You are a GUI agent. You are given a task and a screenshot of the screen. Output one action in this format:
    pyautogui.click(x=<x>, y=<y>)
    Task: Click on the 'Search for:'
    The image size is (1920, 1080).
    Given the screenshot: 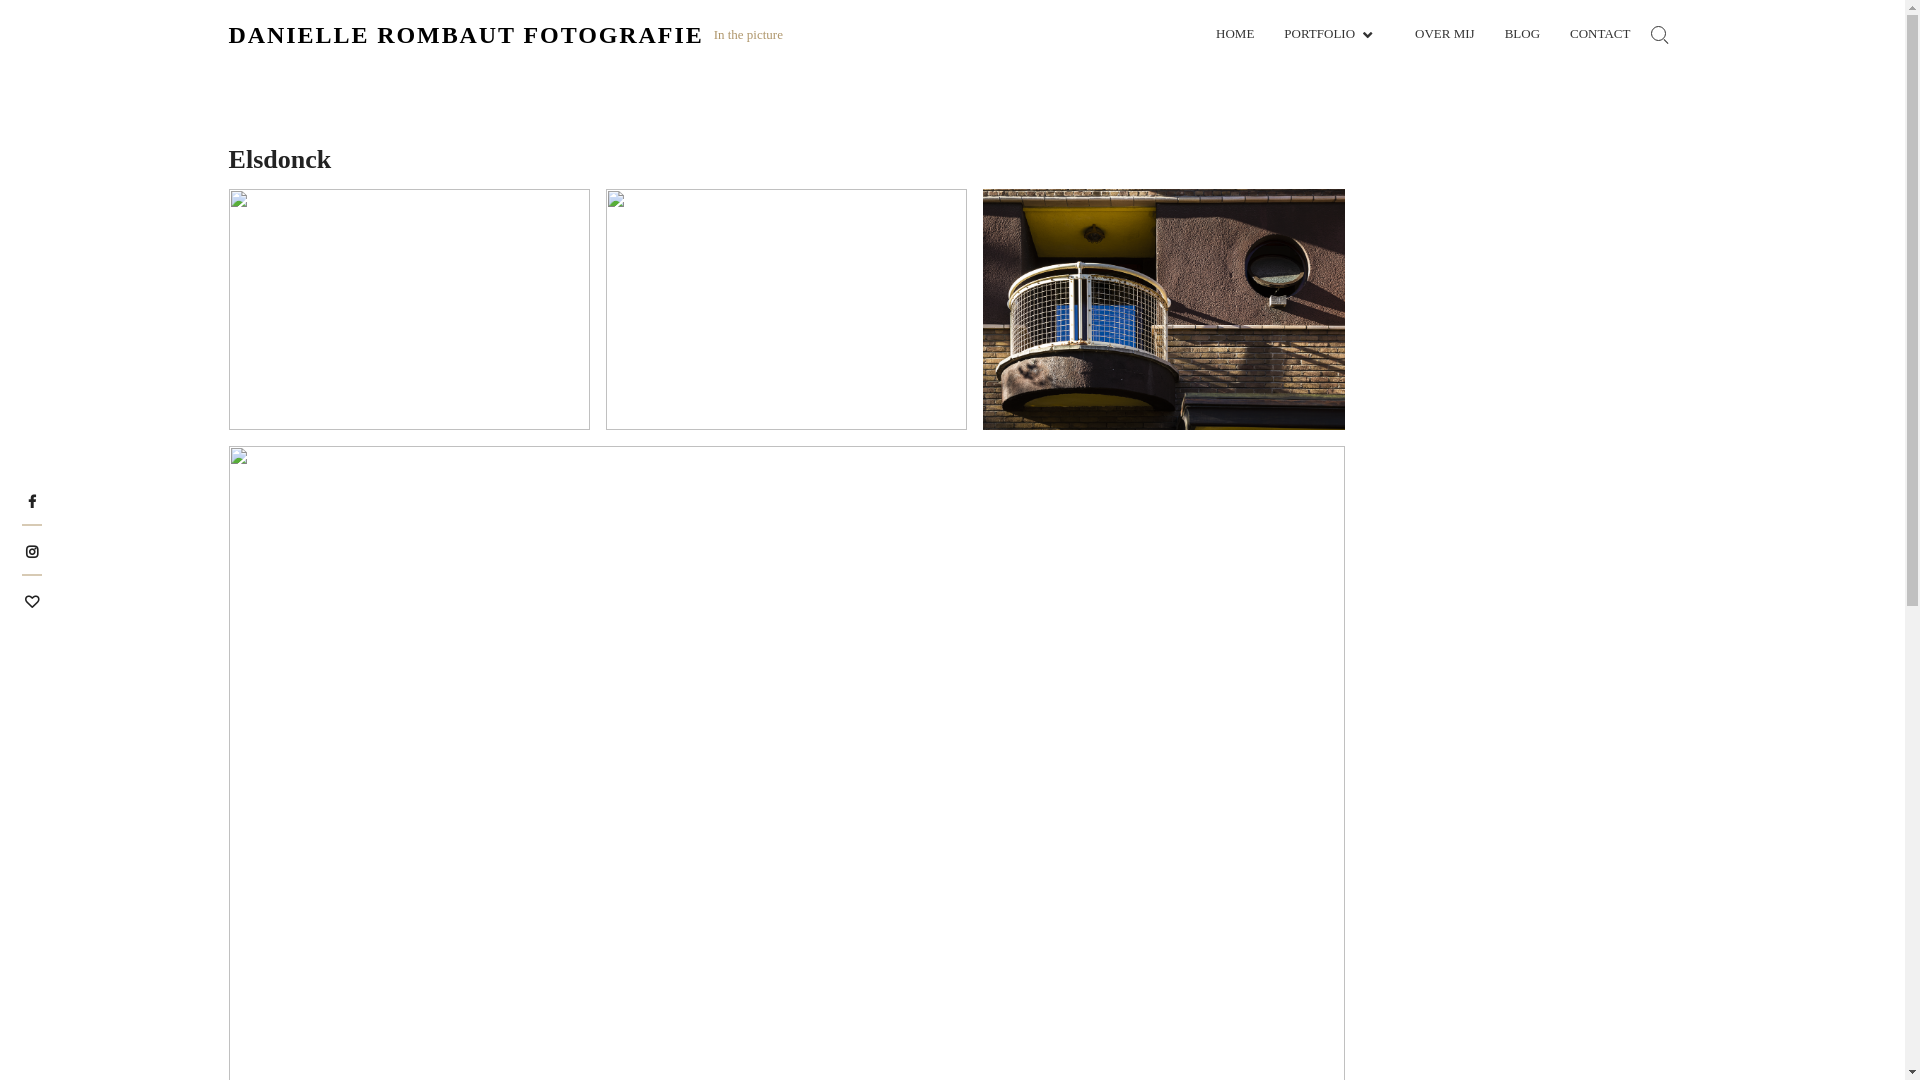 What is the action you would take?
    pyautogui.click(x=1659, y=34)
    